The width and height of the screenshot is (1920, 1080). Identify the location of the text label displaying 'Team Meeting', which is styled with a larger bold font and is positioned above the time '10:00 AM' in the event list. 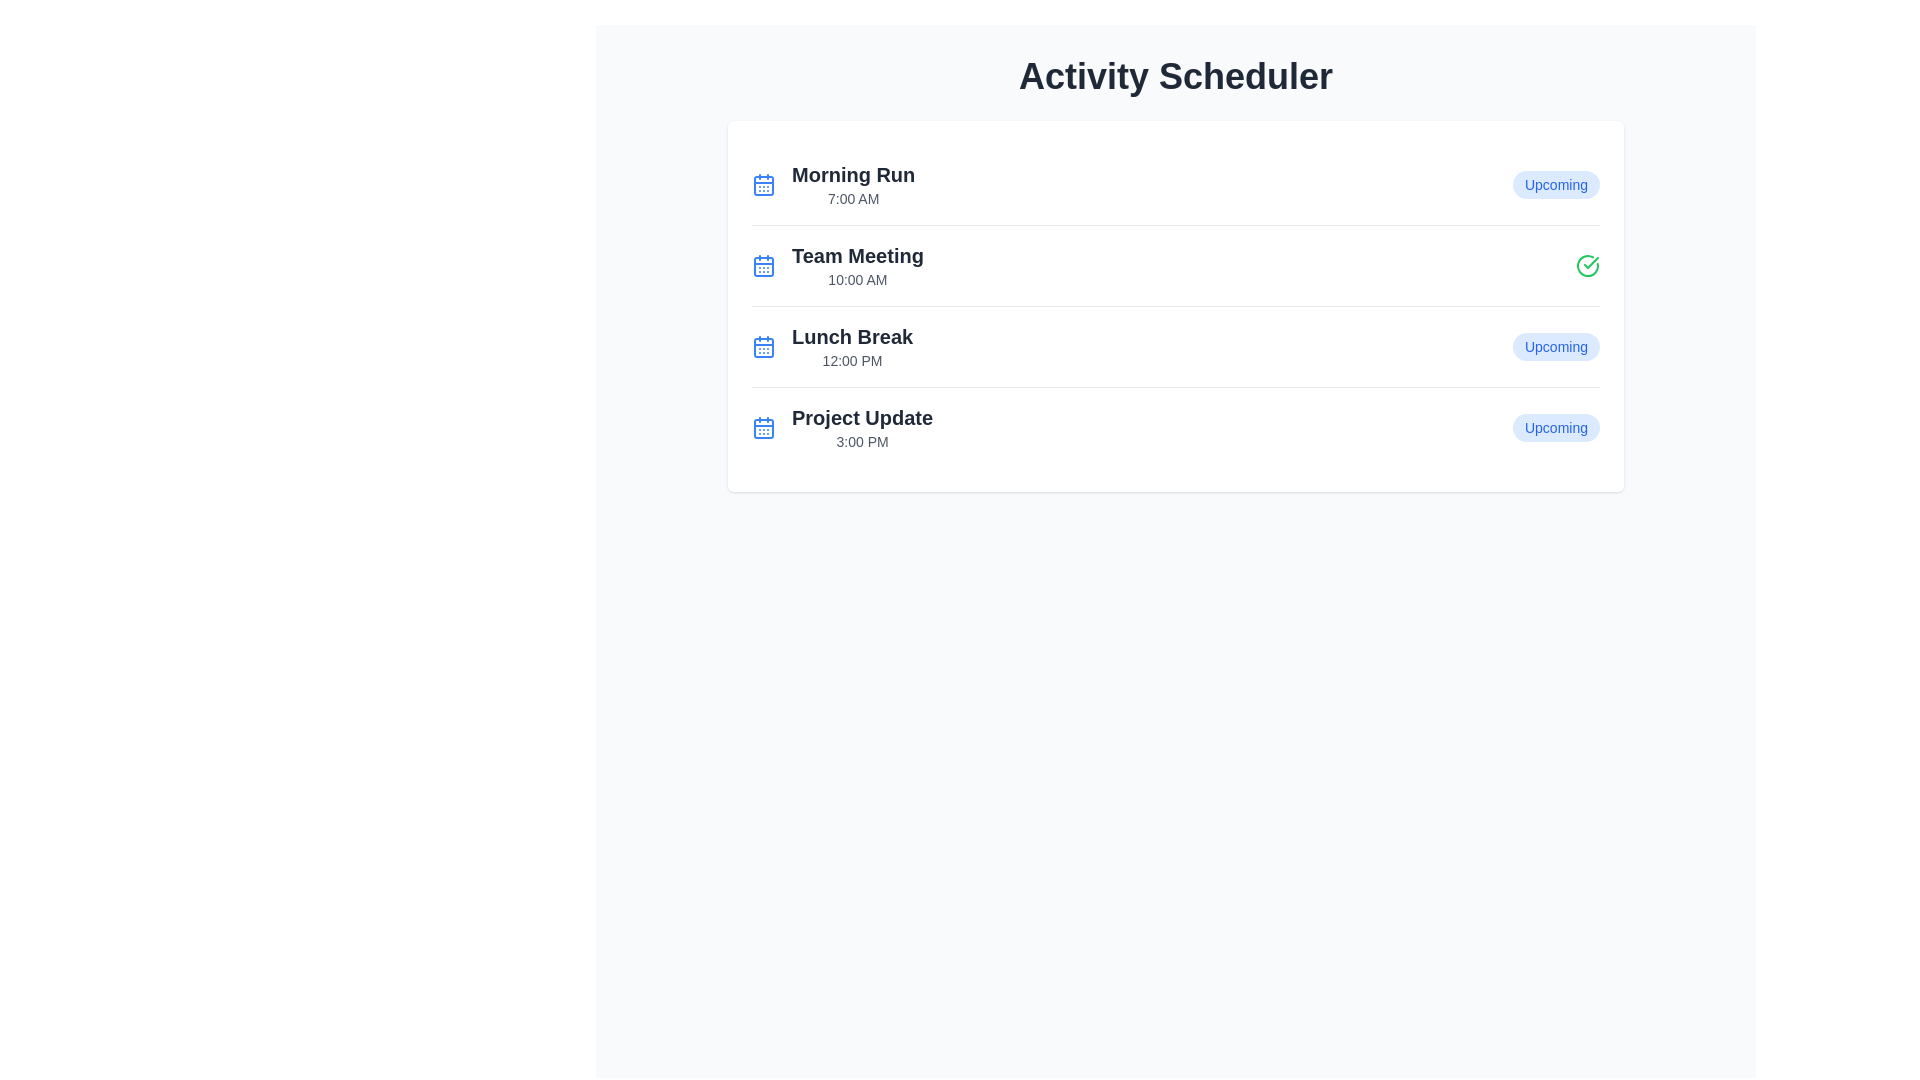
(857, 254).